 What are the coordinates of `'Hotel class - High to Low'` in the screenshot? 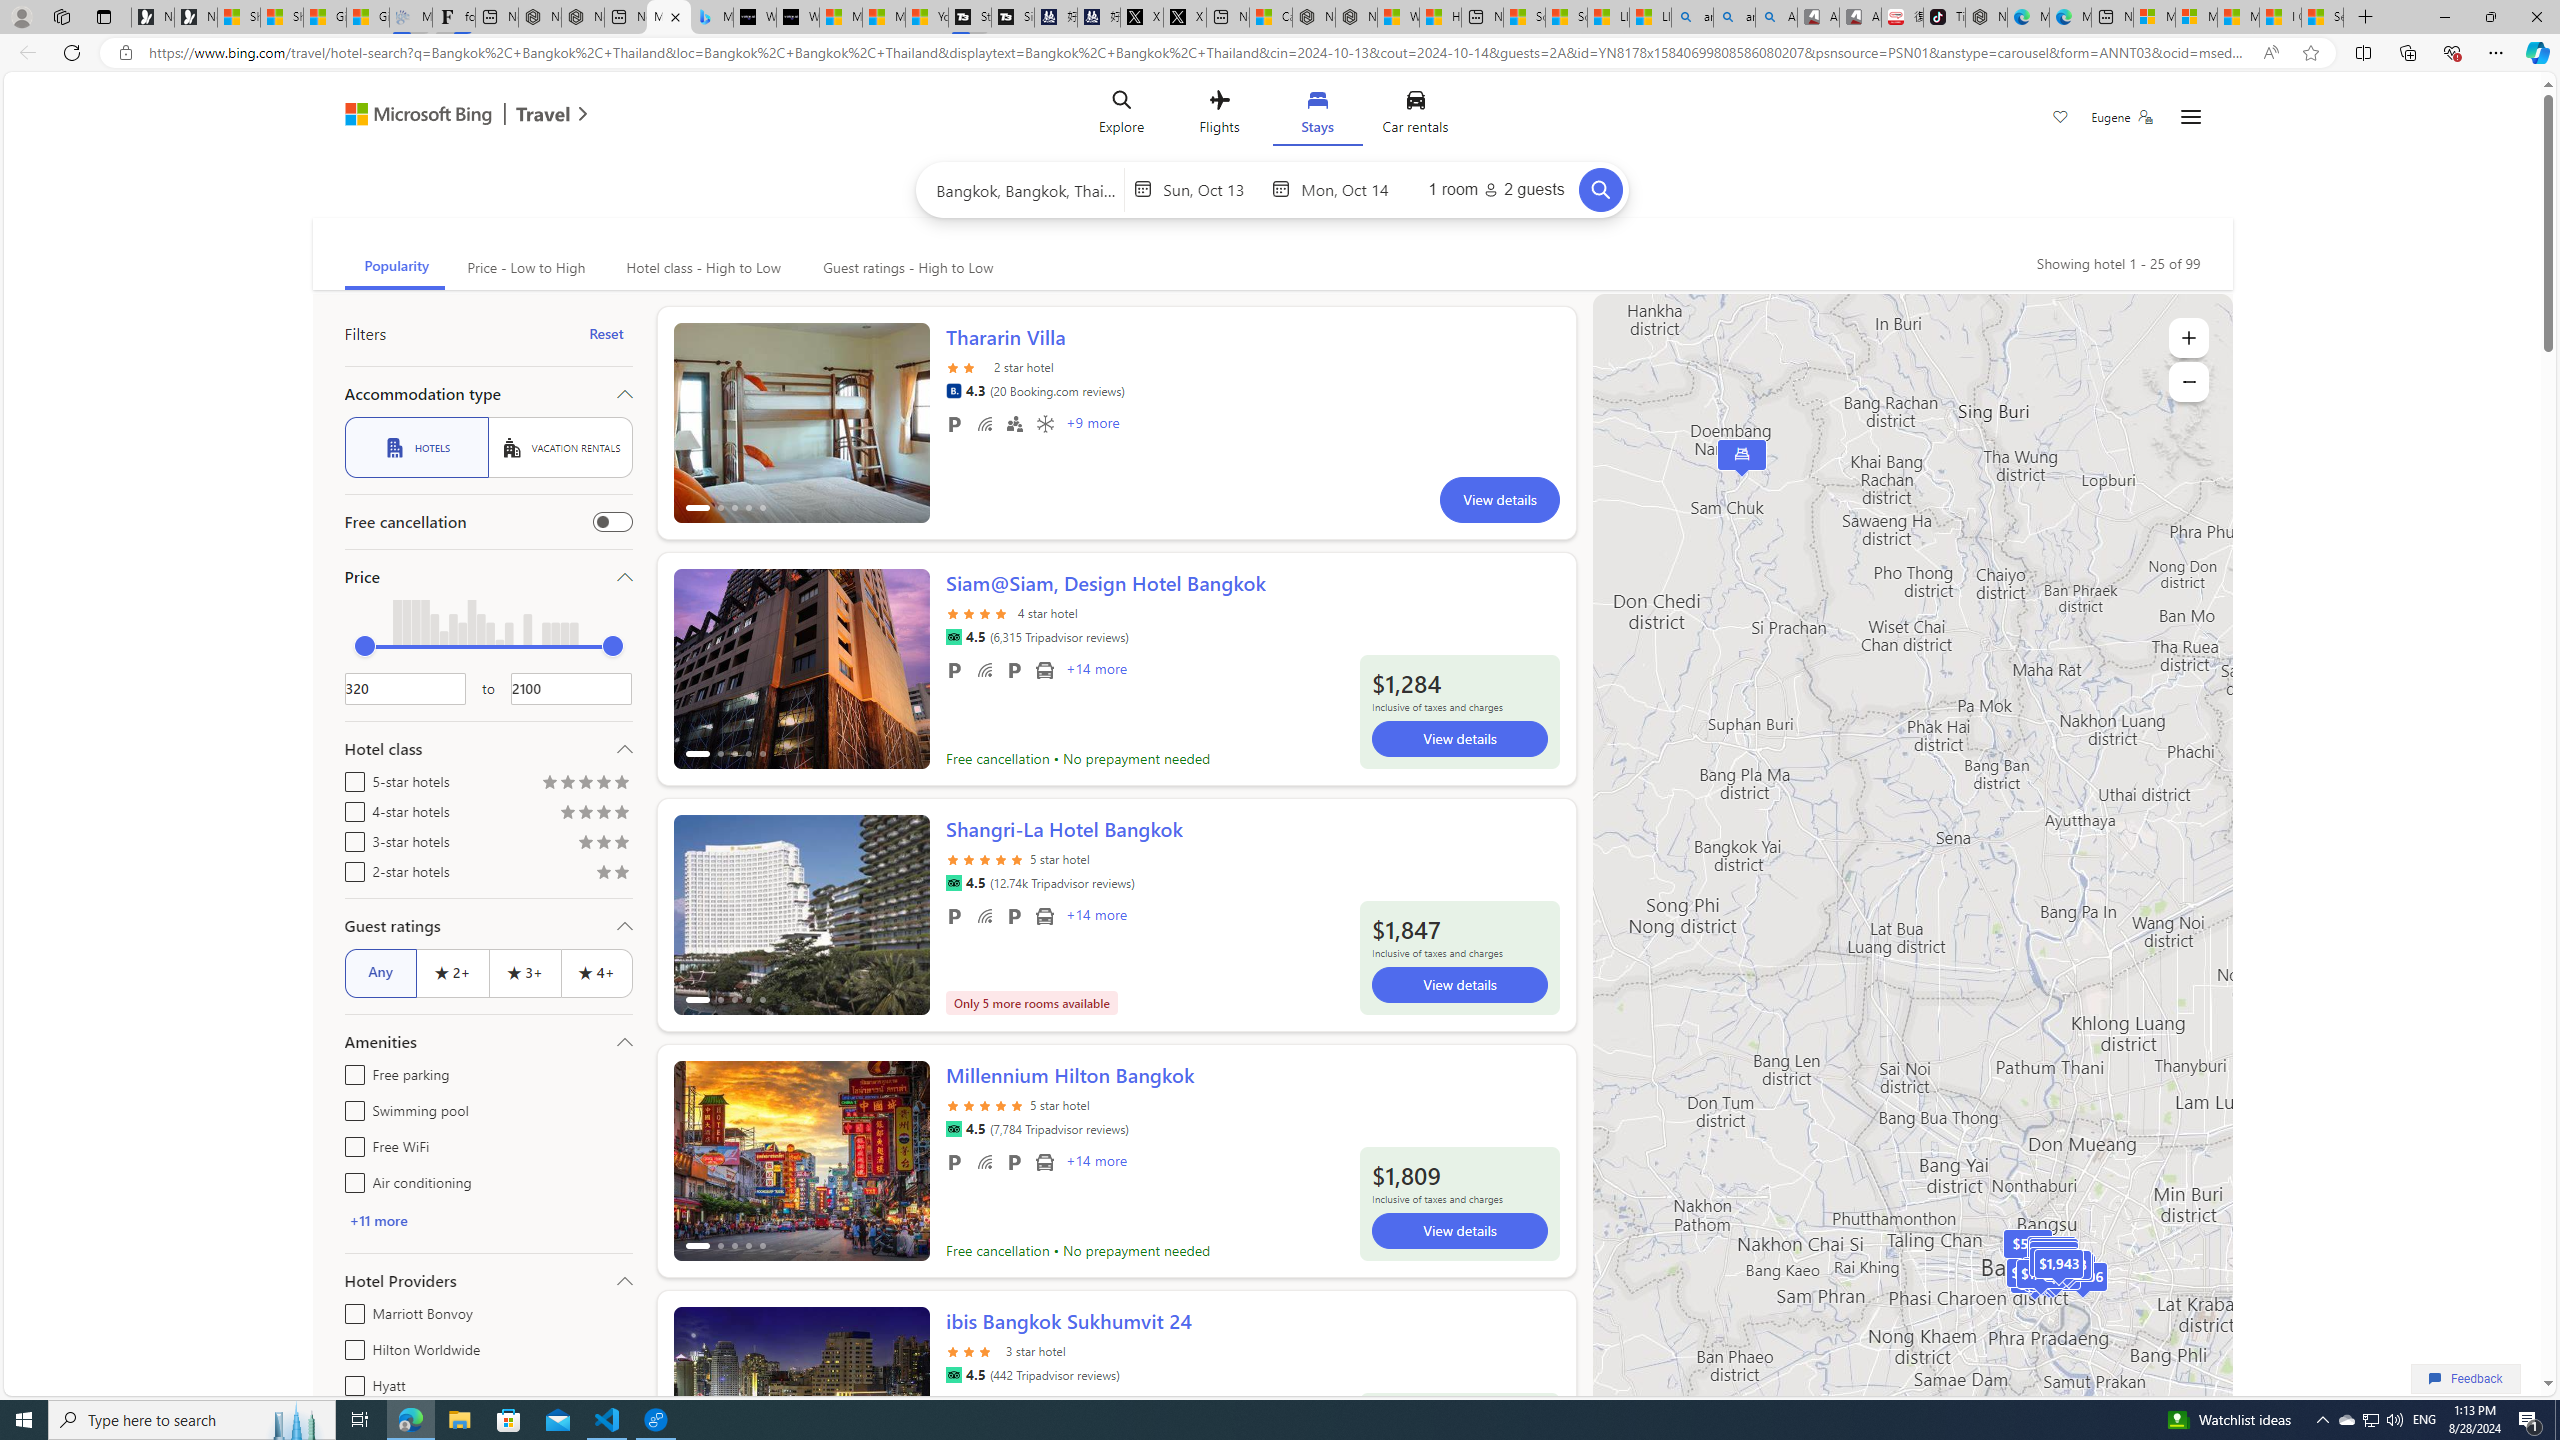 It's located at (701, 267).